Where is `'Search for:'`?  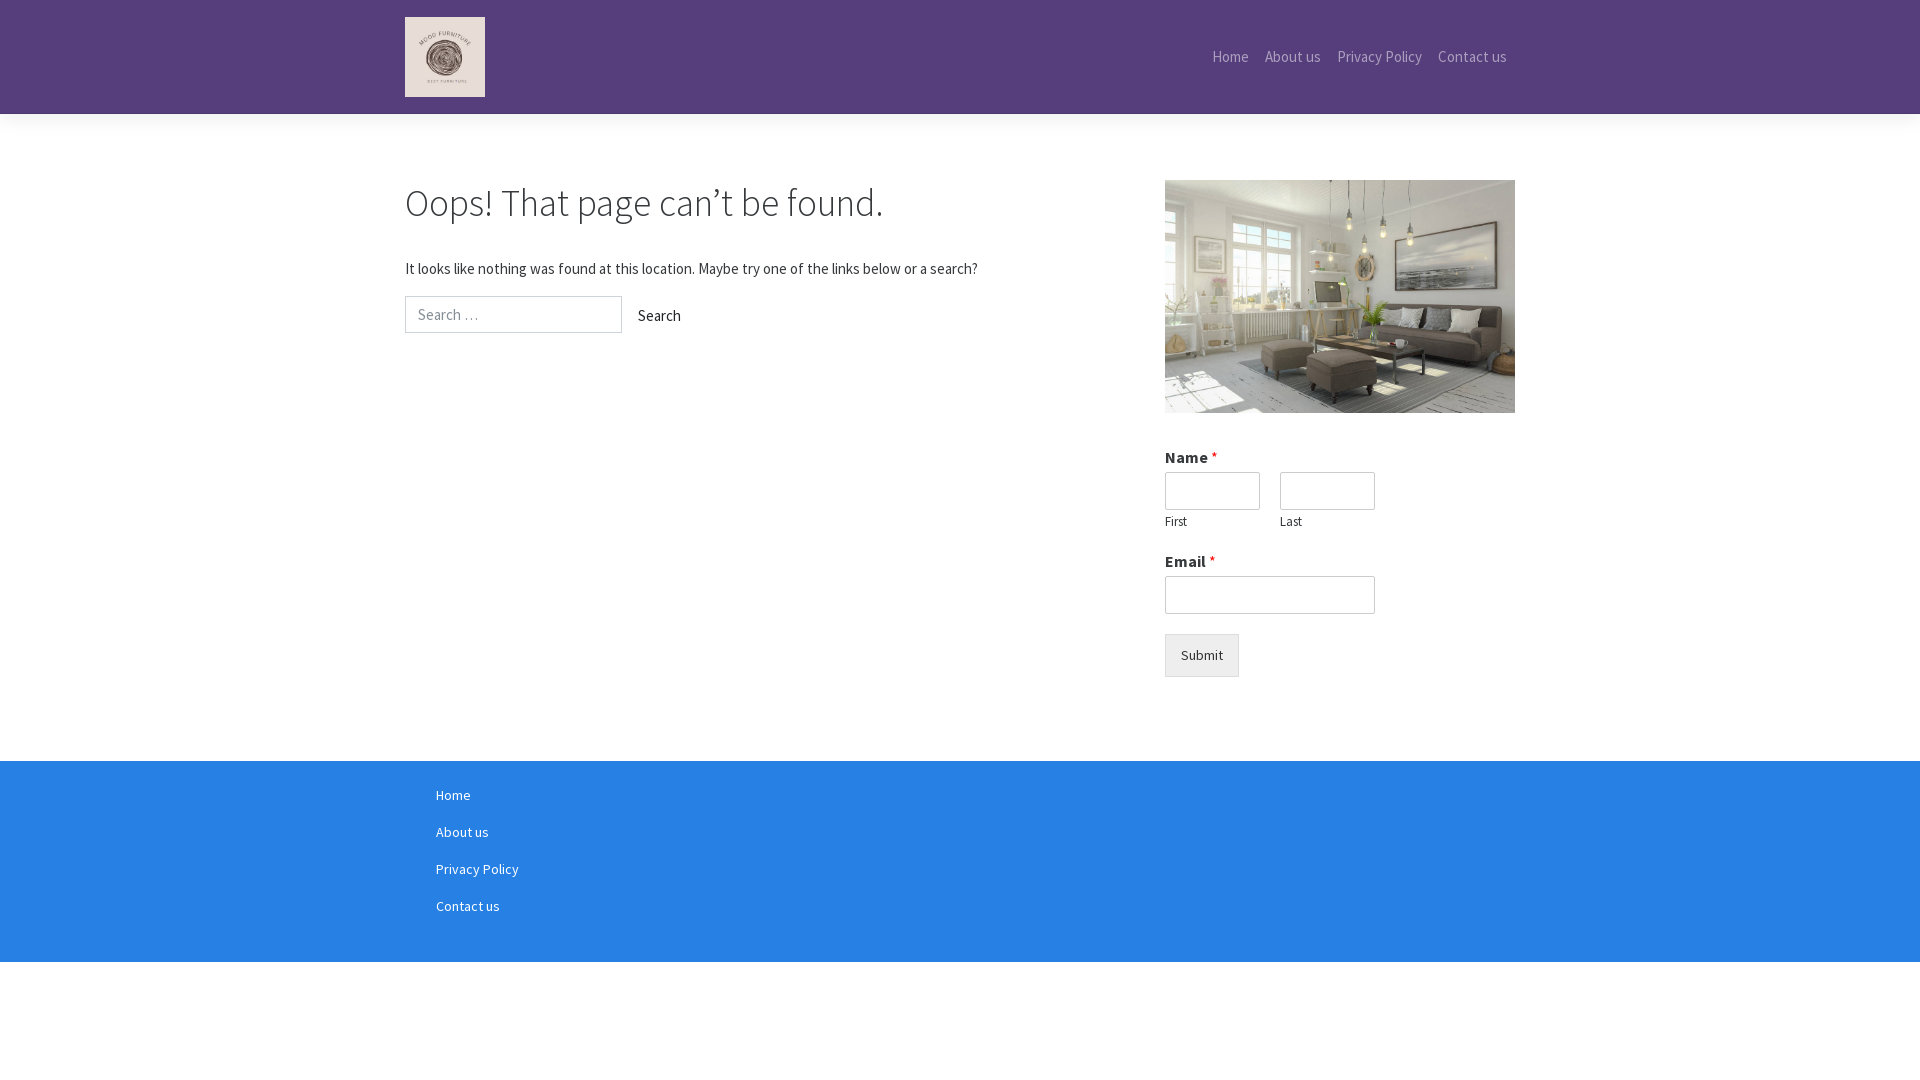 'Search for:' is located at coordinates (403, 314).